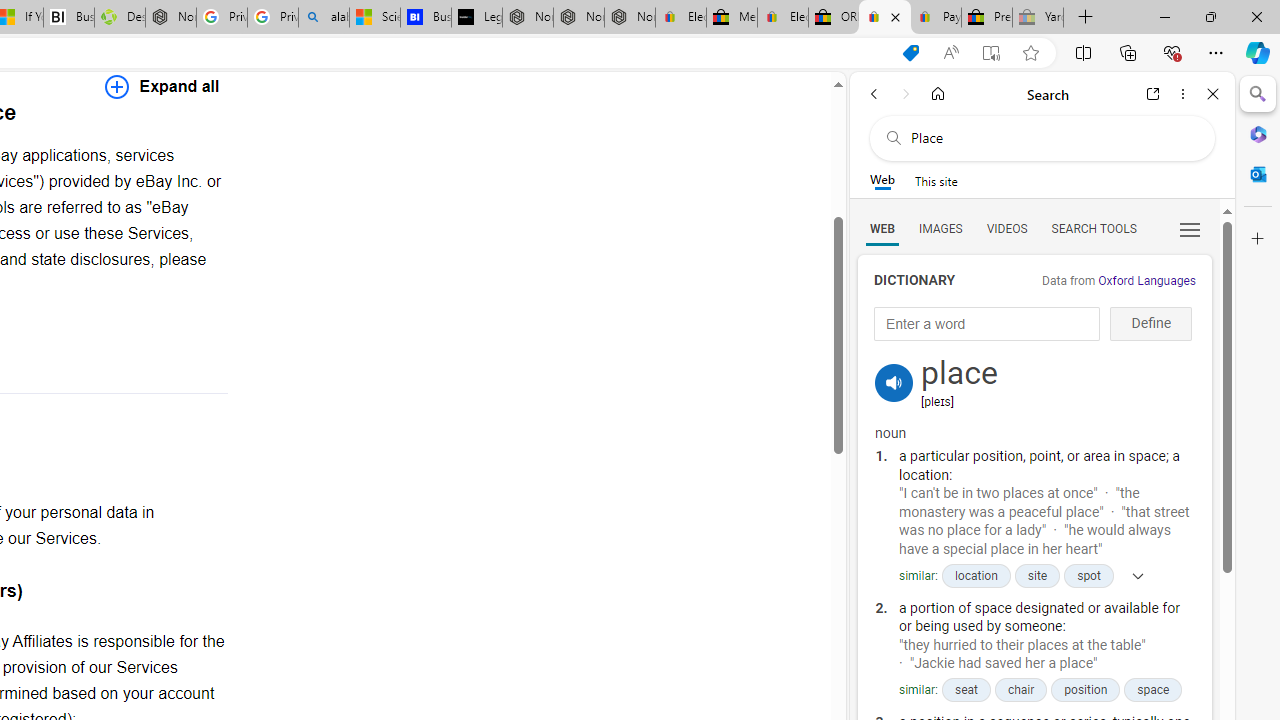 This screenshot has height=720, width=1280. What do you see at coordinates (909, 52) in the screenshot?
I see `'This site has coupons! Shopping in Microsoft Edge'` at bounding box center [909, 52].